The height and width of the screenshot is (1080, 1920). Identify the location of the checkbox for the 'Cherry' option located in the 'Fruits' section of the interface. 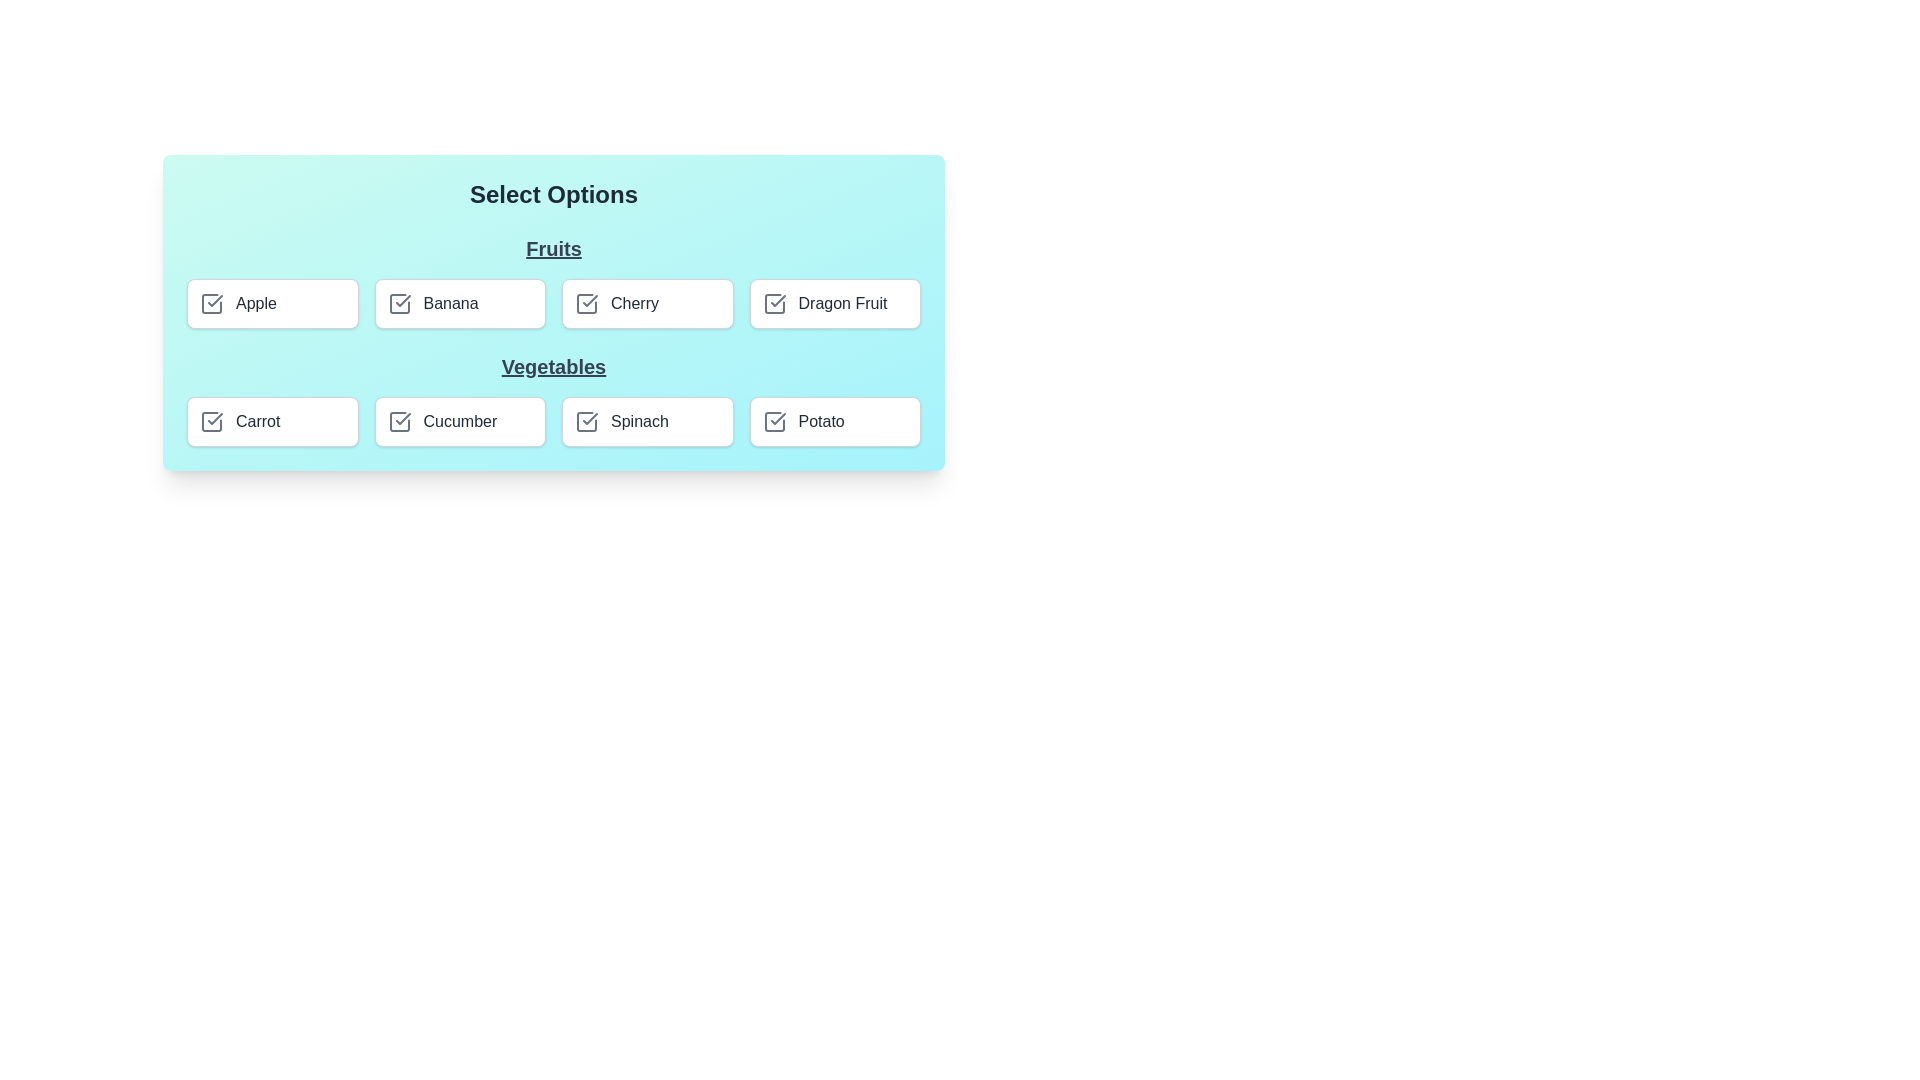
(585, 304).